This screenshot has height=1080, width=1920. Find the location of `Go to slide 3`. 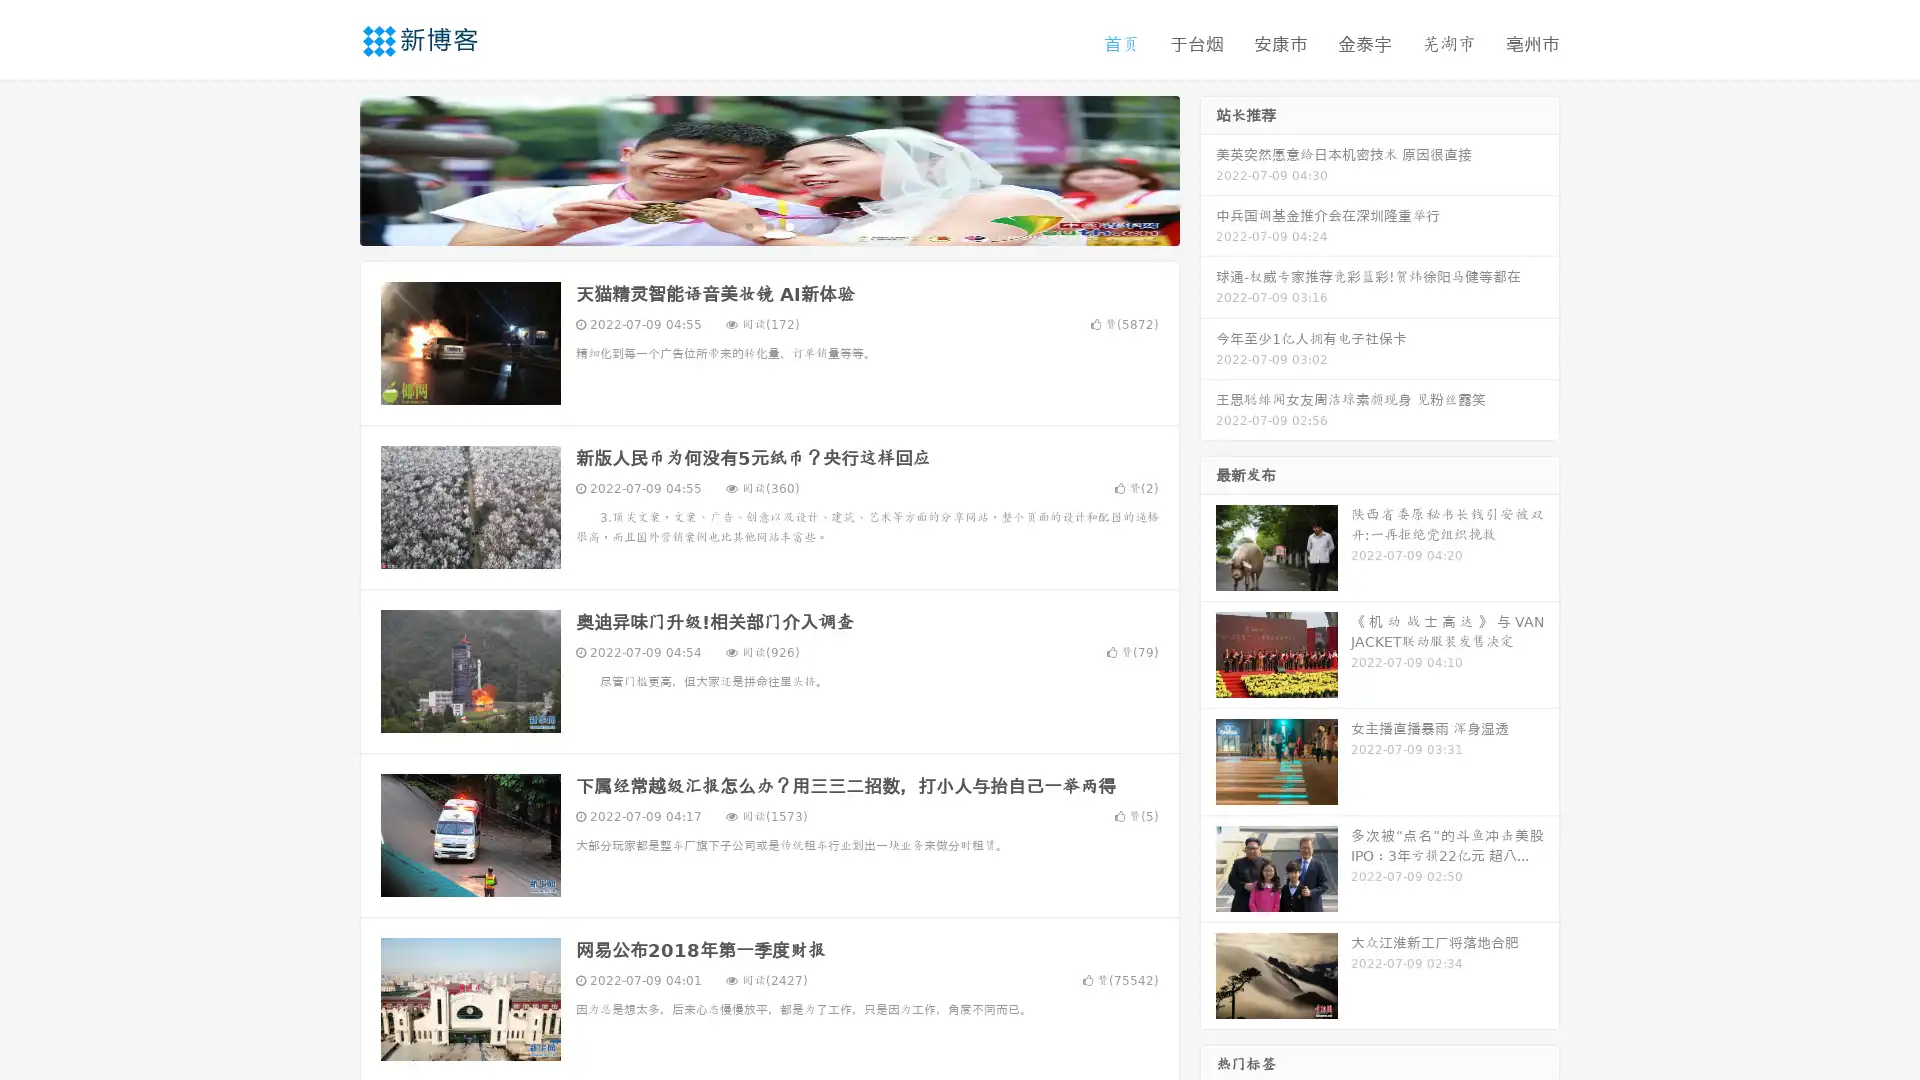

Go to slide 3 is located at coordinates (789, 225).